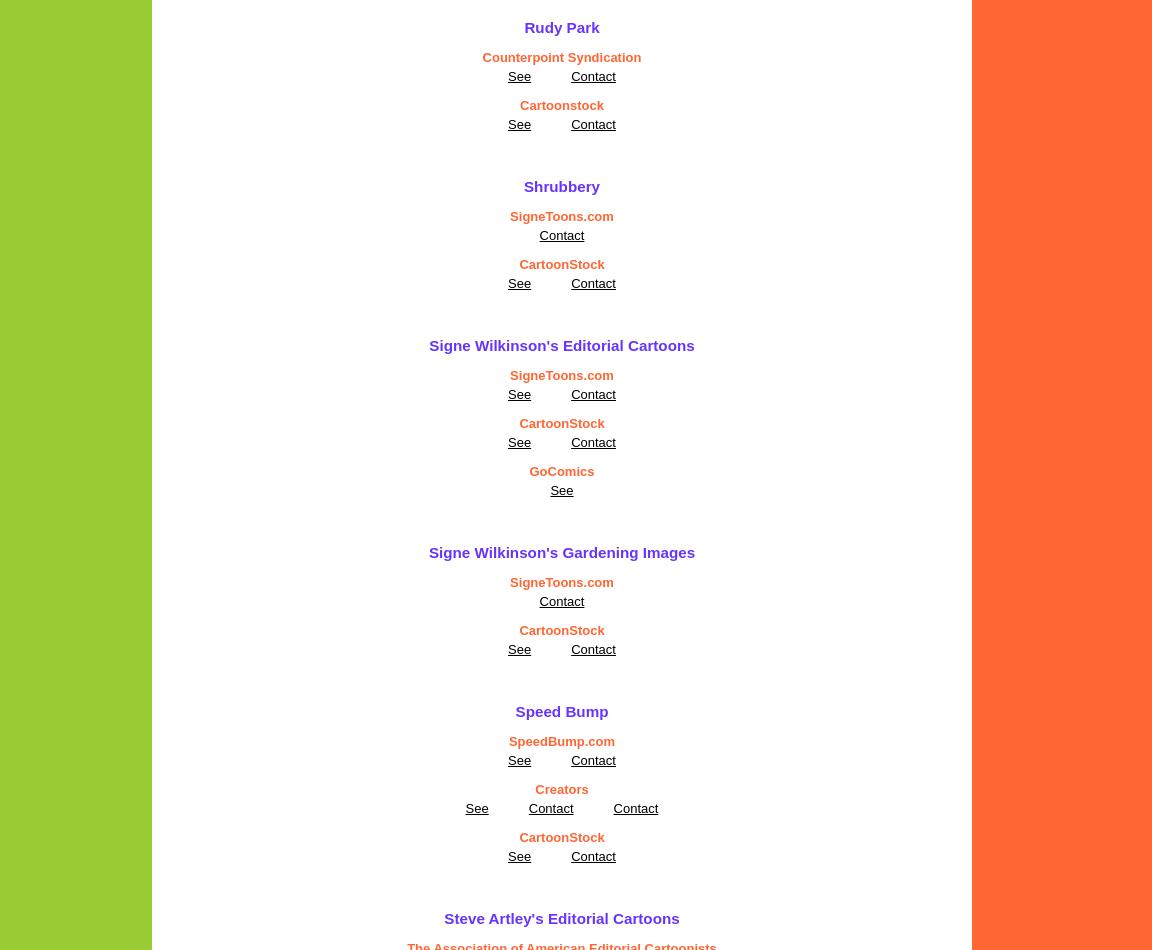 The height and width of the screenshot is (950, 1152). Describe the element at coordinates (561, 57) in the screenshot. I see `'Counterpoint Syndication'` at that location.